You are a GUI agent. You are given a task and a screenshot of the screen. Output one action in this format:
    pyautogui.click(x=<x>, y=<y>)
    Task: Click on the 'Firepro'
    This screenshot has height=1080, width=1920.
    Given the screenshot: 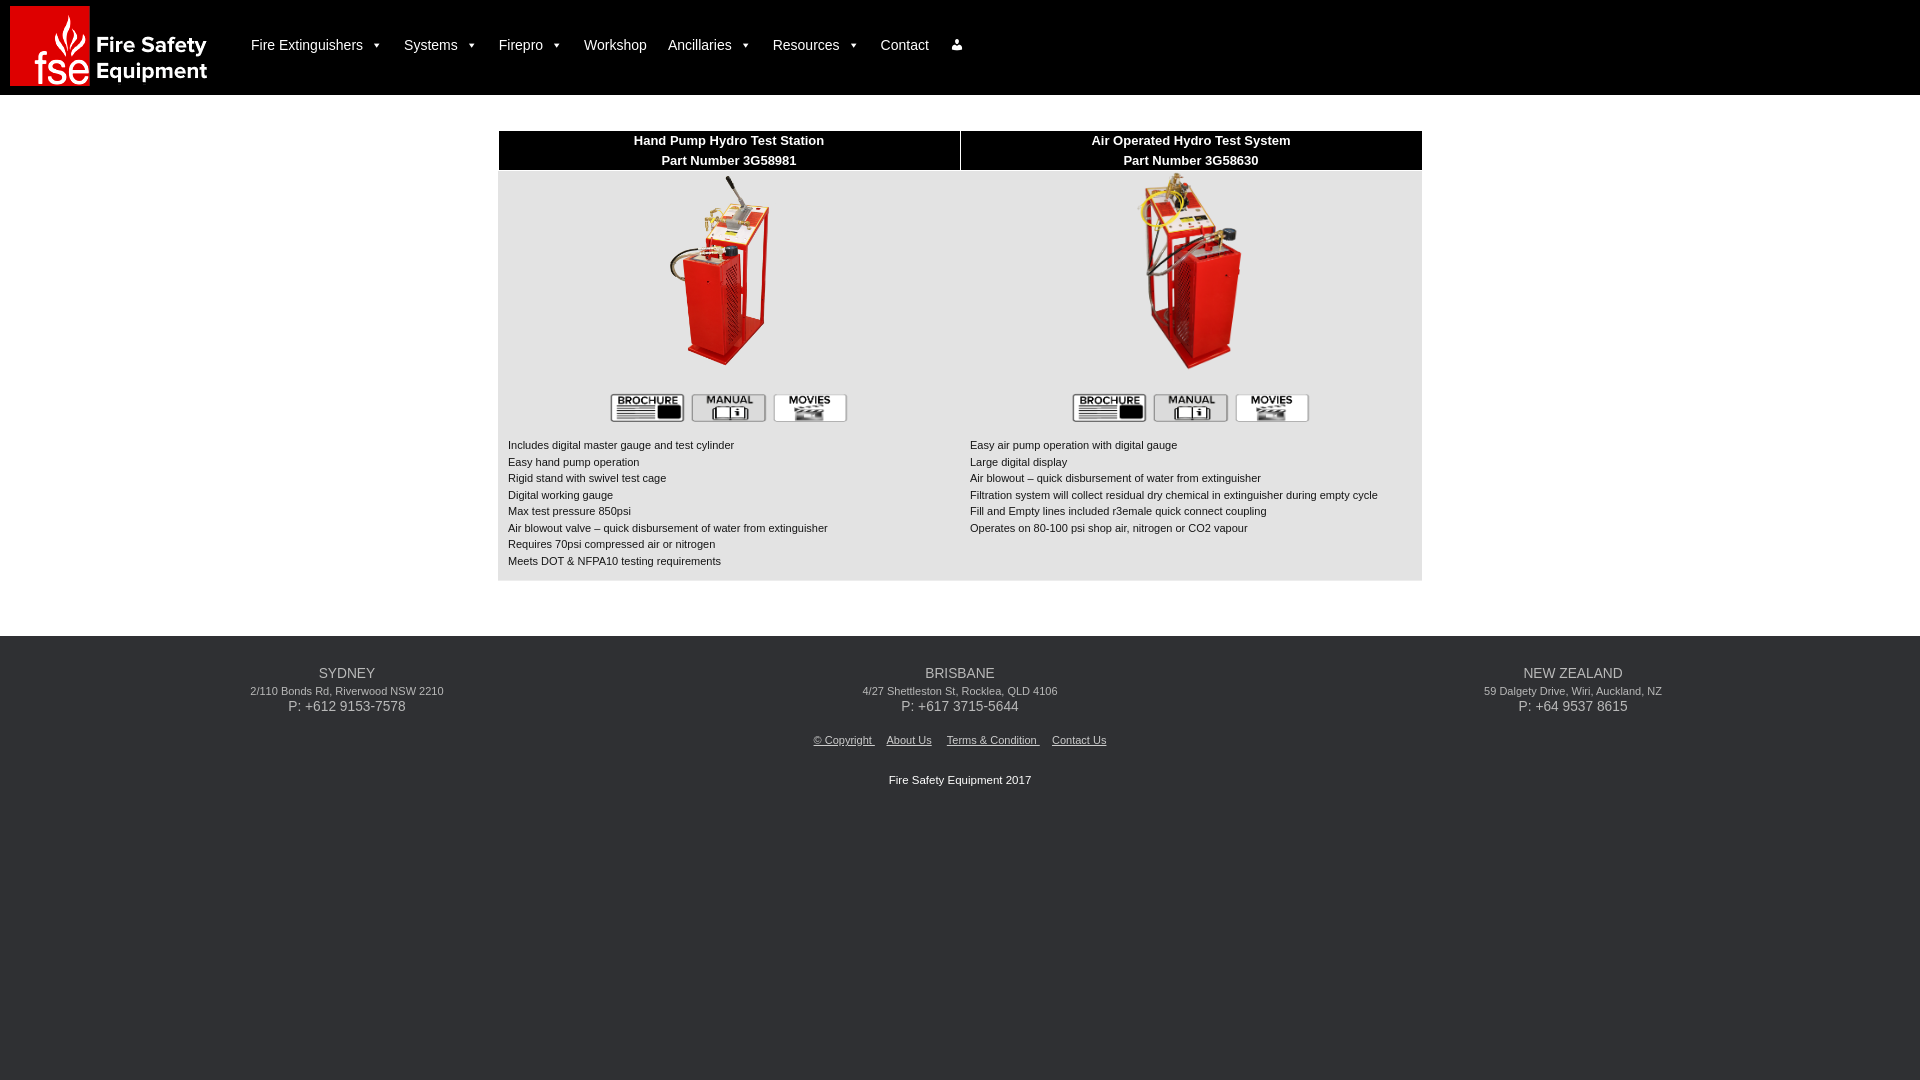 What is the action you would take?
    pyautogui.click(x=531, y=45)
    